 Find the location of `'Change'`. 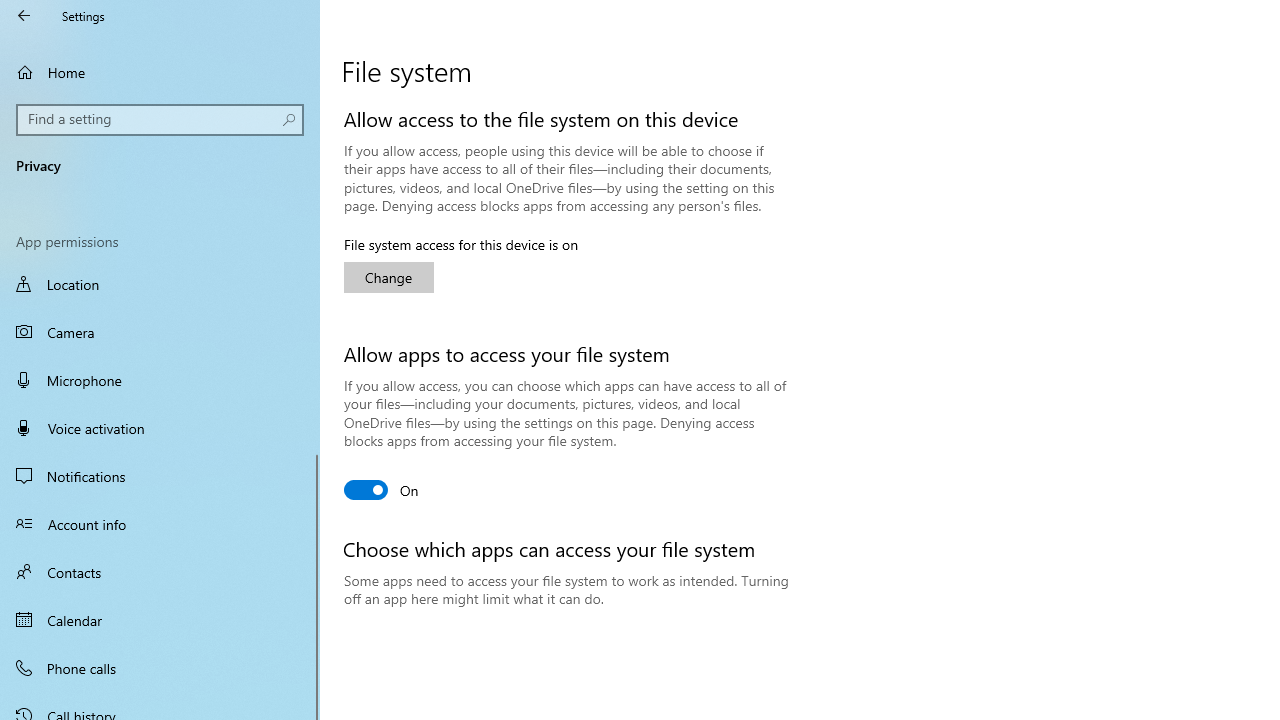

'Change' is located at coordinates (389, 277).